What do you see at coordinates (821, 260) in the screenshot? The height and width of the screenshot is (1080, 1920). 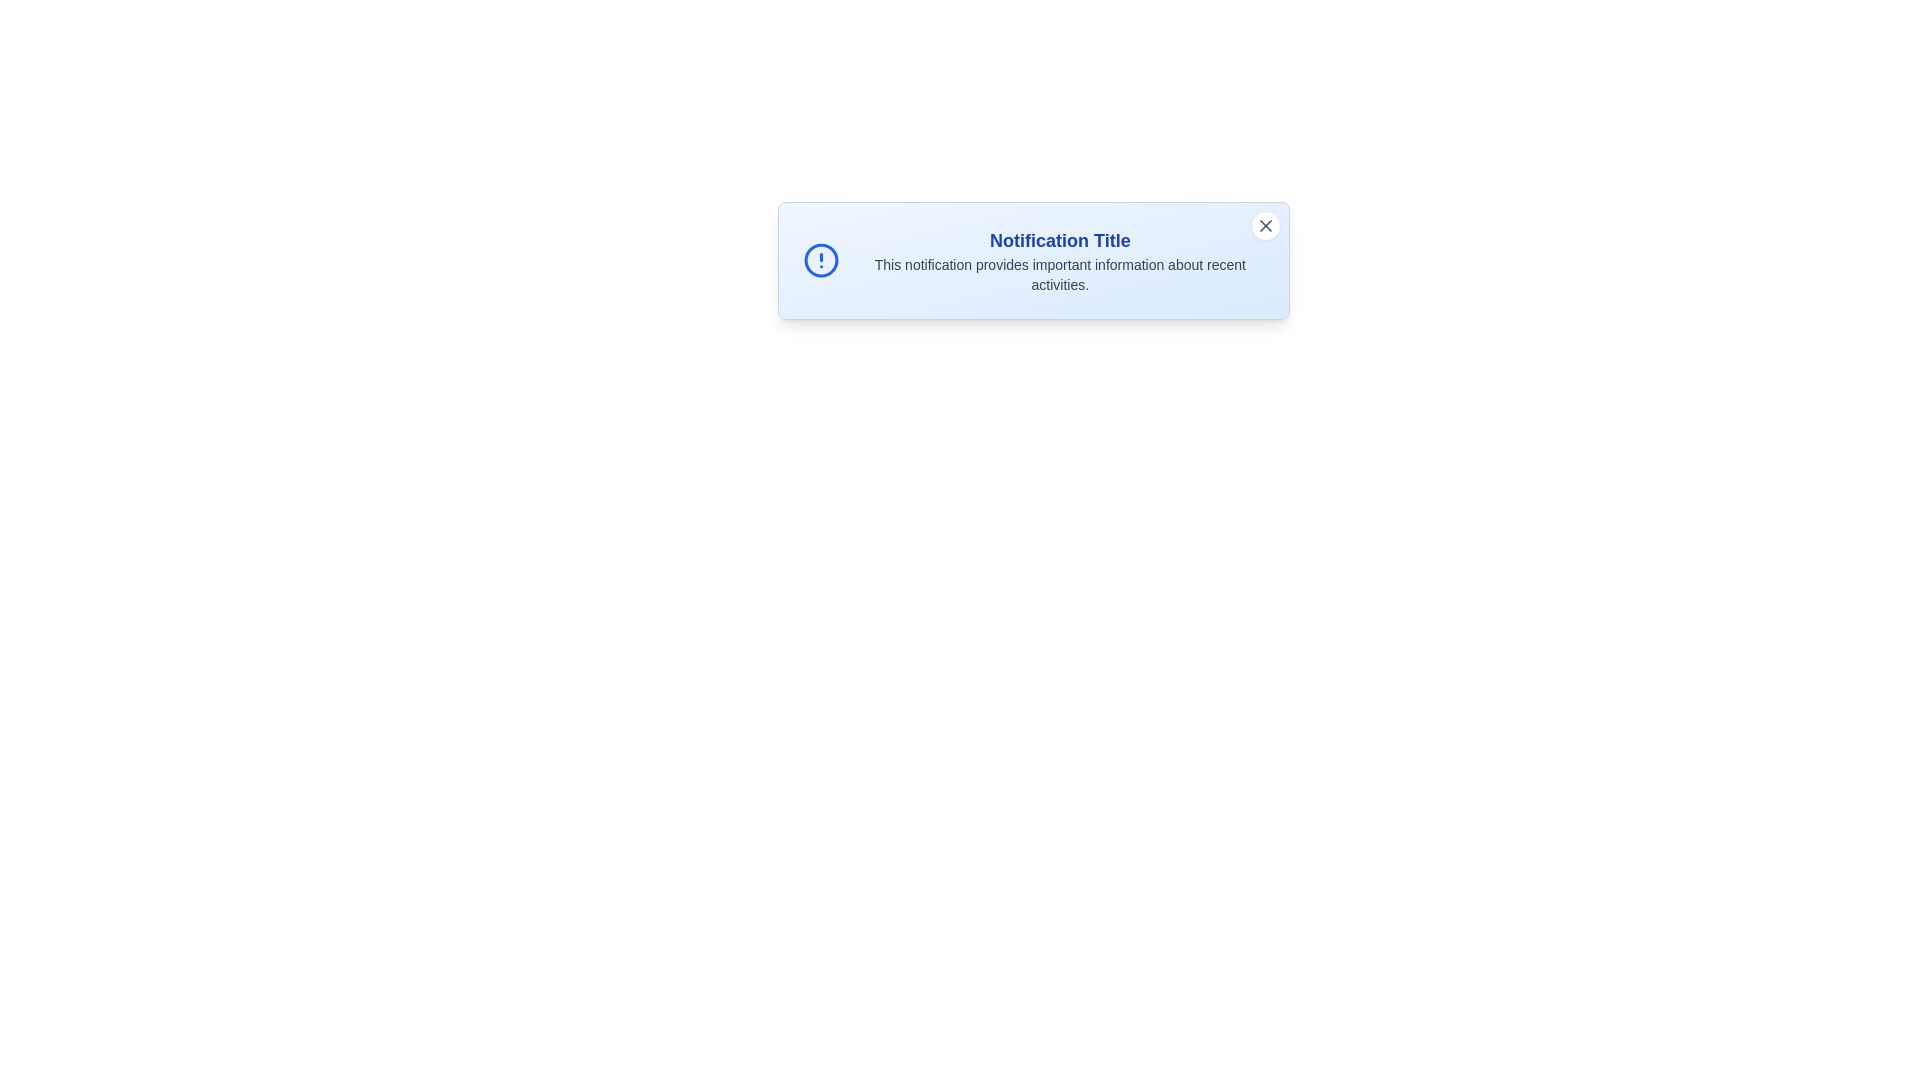 I see `the alert or notification indicator icon located on the left side of the notification banner, adjacent to the title text` at bounding box center [821, 260].